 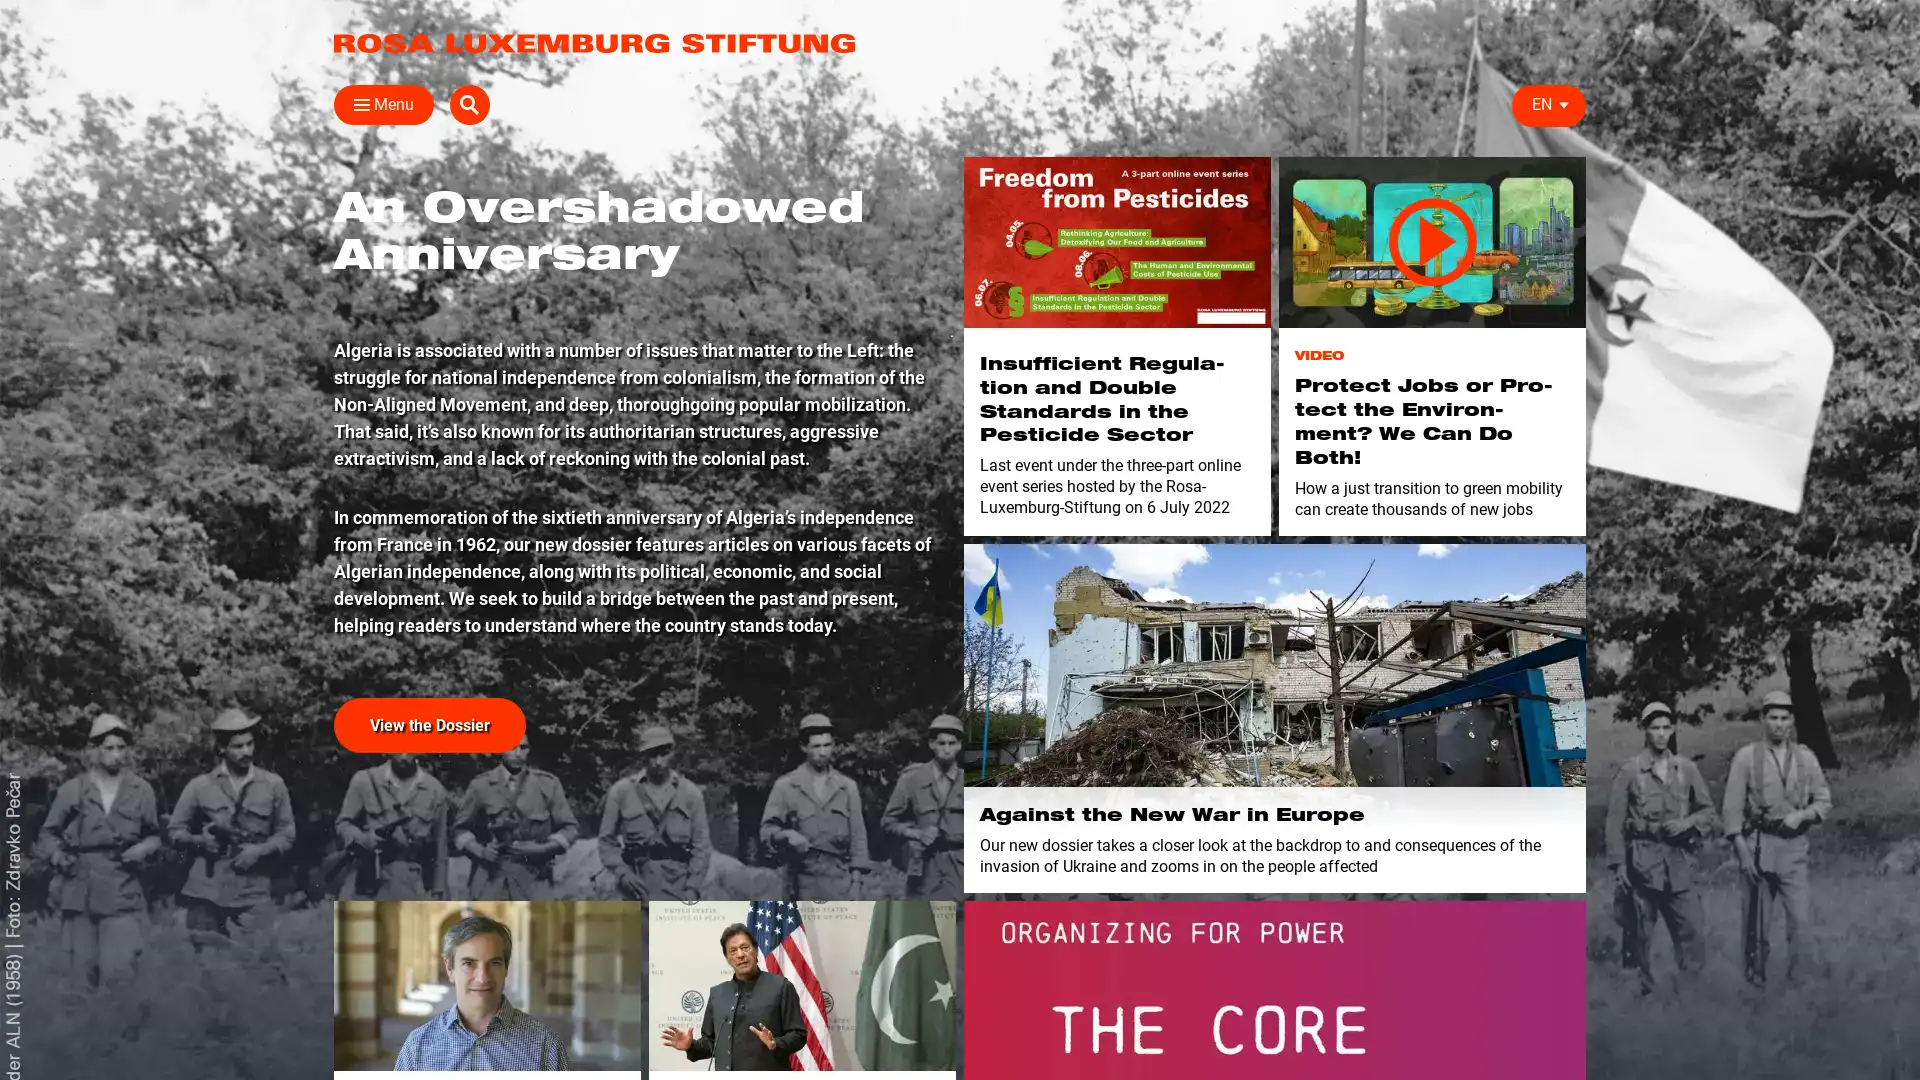 What do you see at coordinates (1152, 363) in the screenshot?
I see `Show more / less` at bounding box center [1152, 363].